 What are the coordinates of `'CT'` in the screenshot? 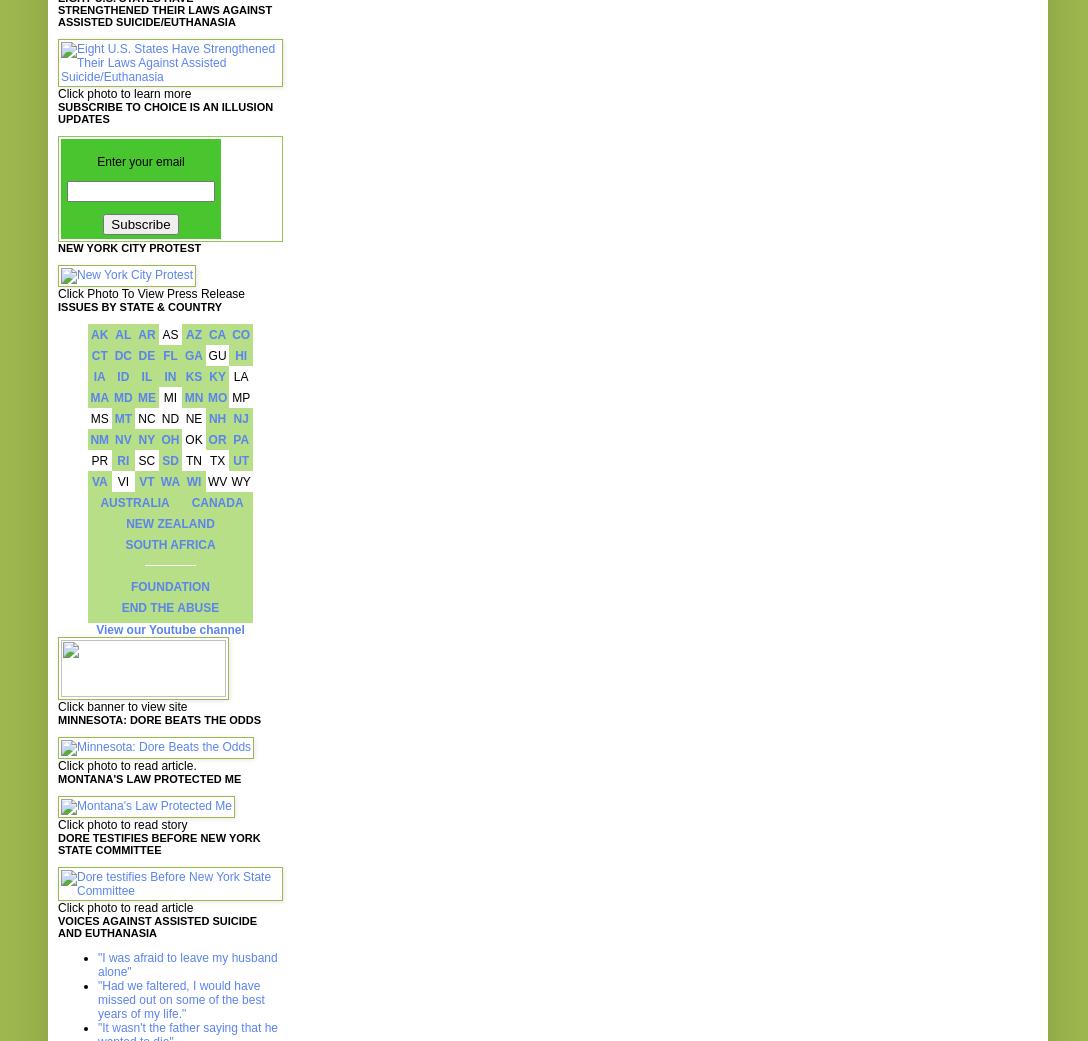 It's located at (99, 354).